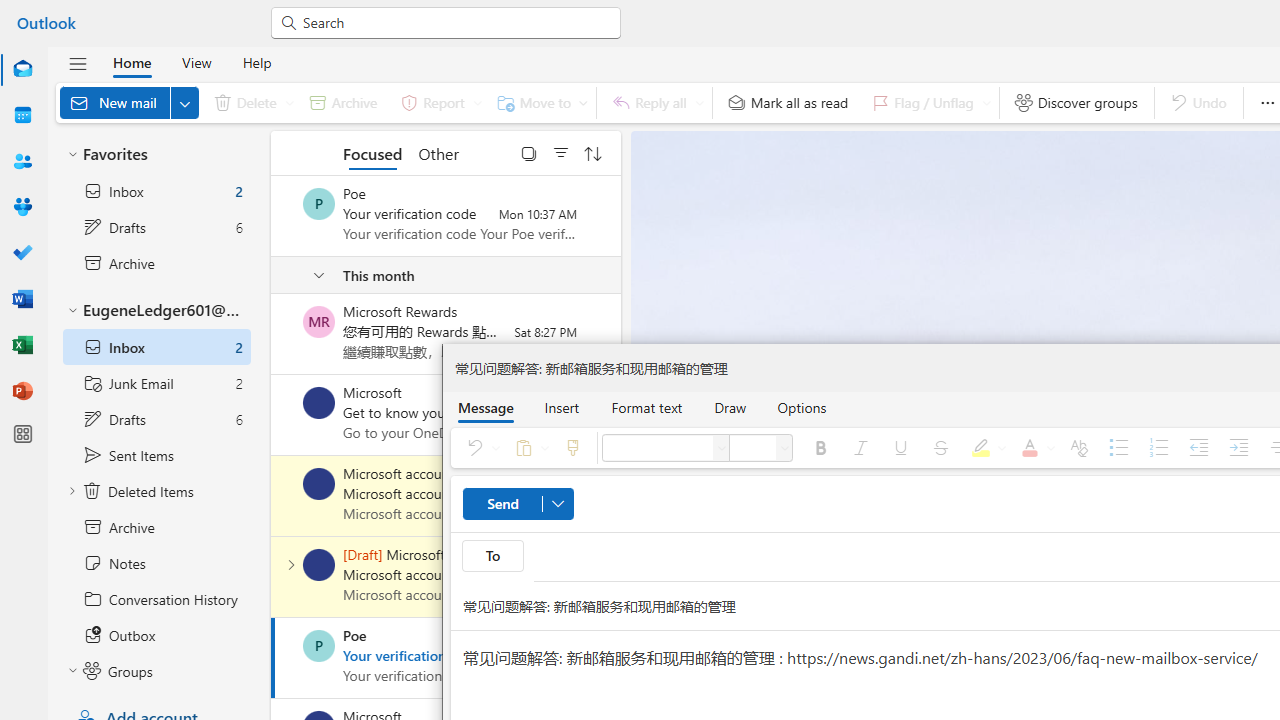 Image resolution: width=1280 pixels, height=720 pixels. Describe the element at coordinates (647, 406) in the screenshot. I see `'Format text'` at that location.